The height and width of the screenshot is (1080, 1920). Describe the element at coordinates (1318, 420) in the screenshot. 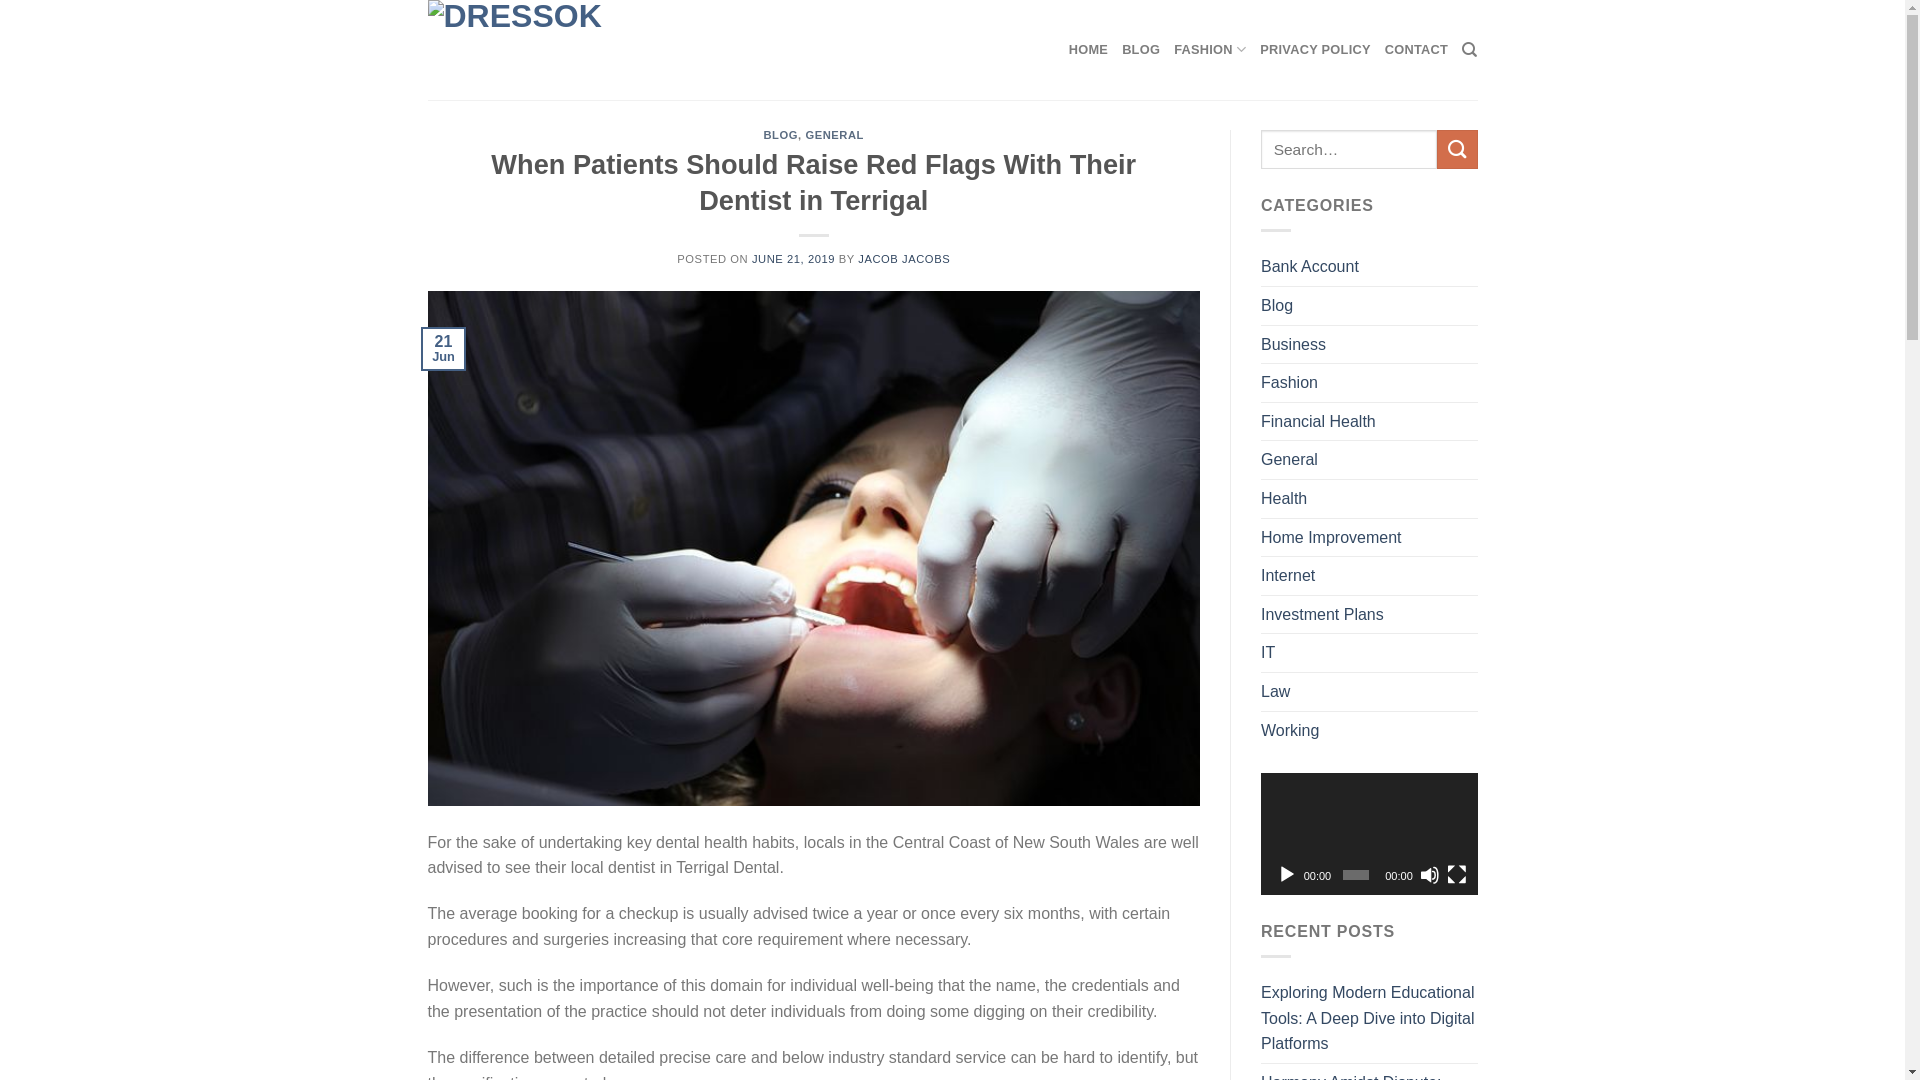

I see `'Financial Health'` at that location.